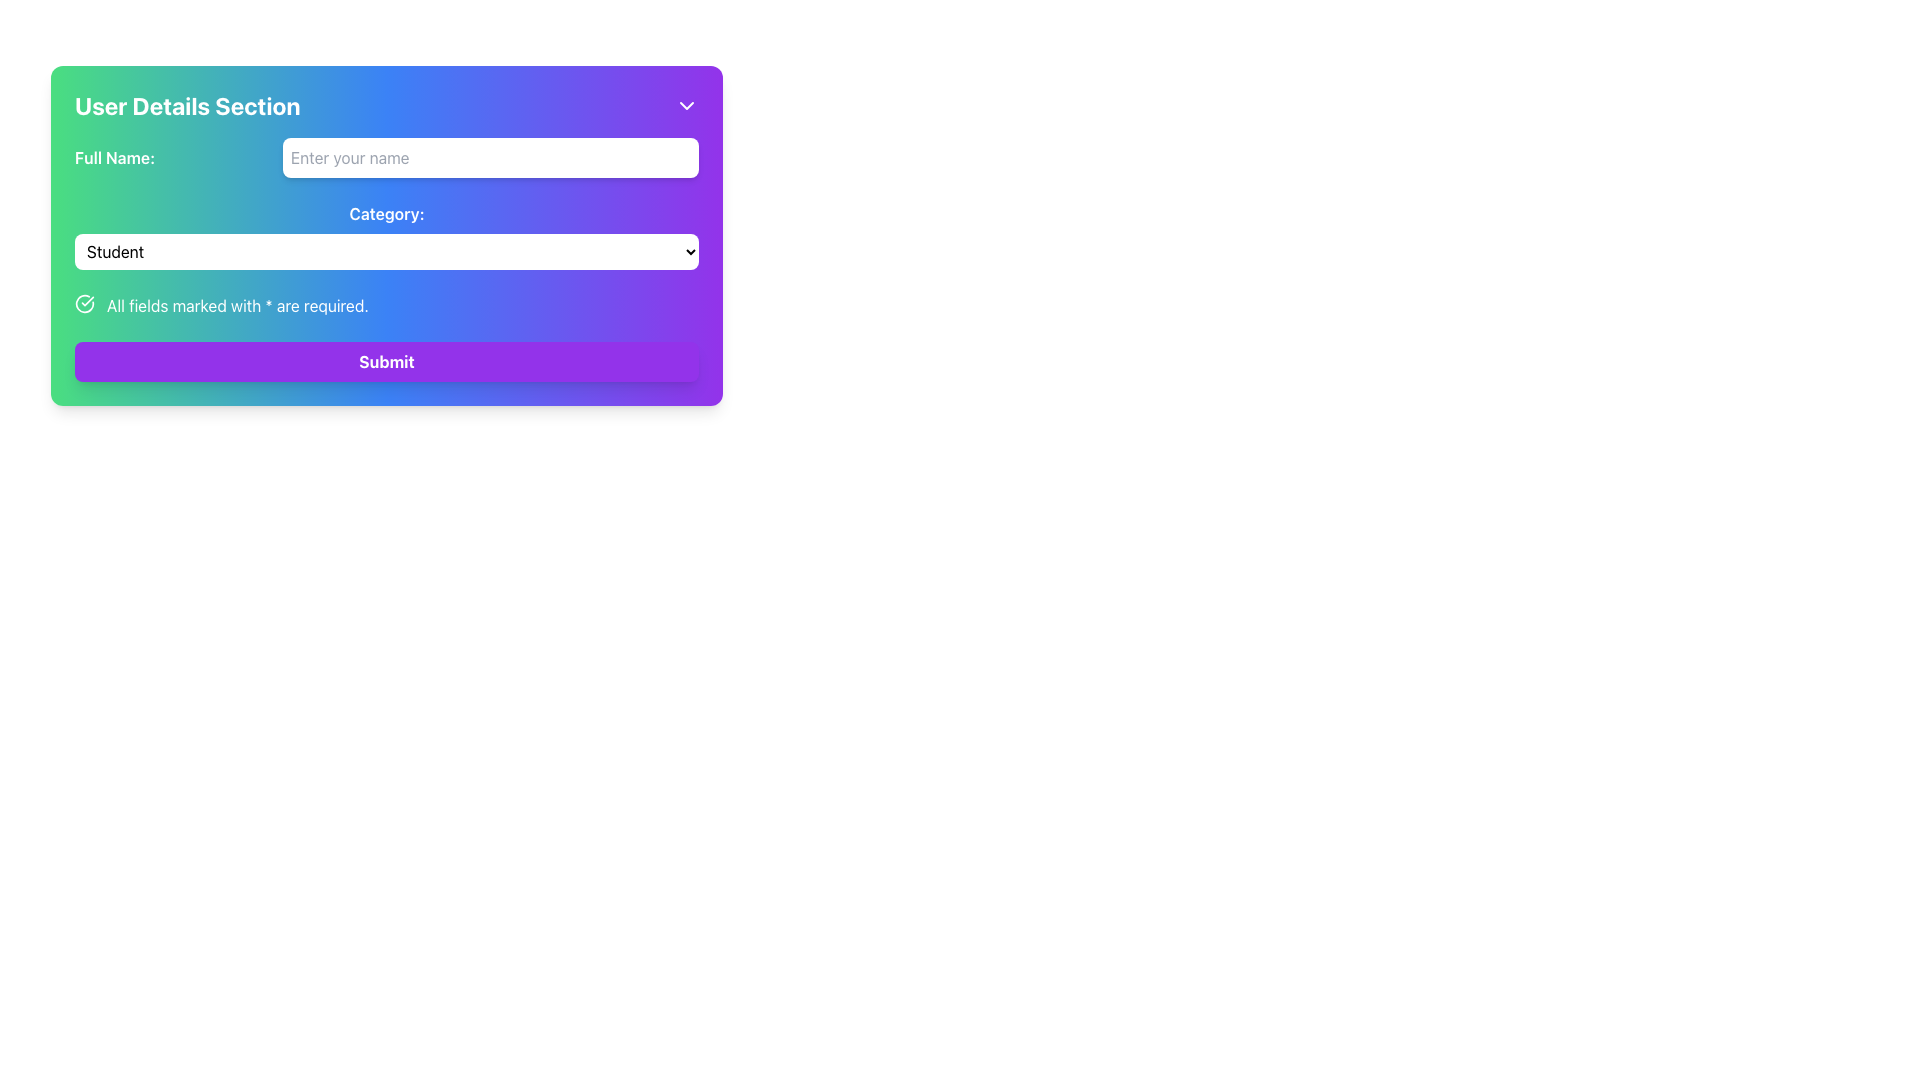 This screenshot has height=1080, width=1920. I want to click on the text label reading 'Category:' which is styled in bold white font and located above the dropdown menu in the gradient-colored form interface, so click(387, 213).